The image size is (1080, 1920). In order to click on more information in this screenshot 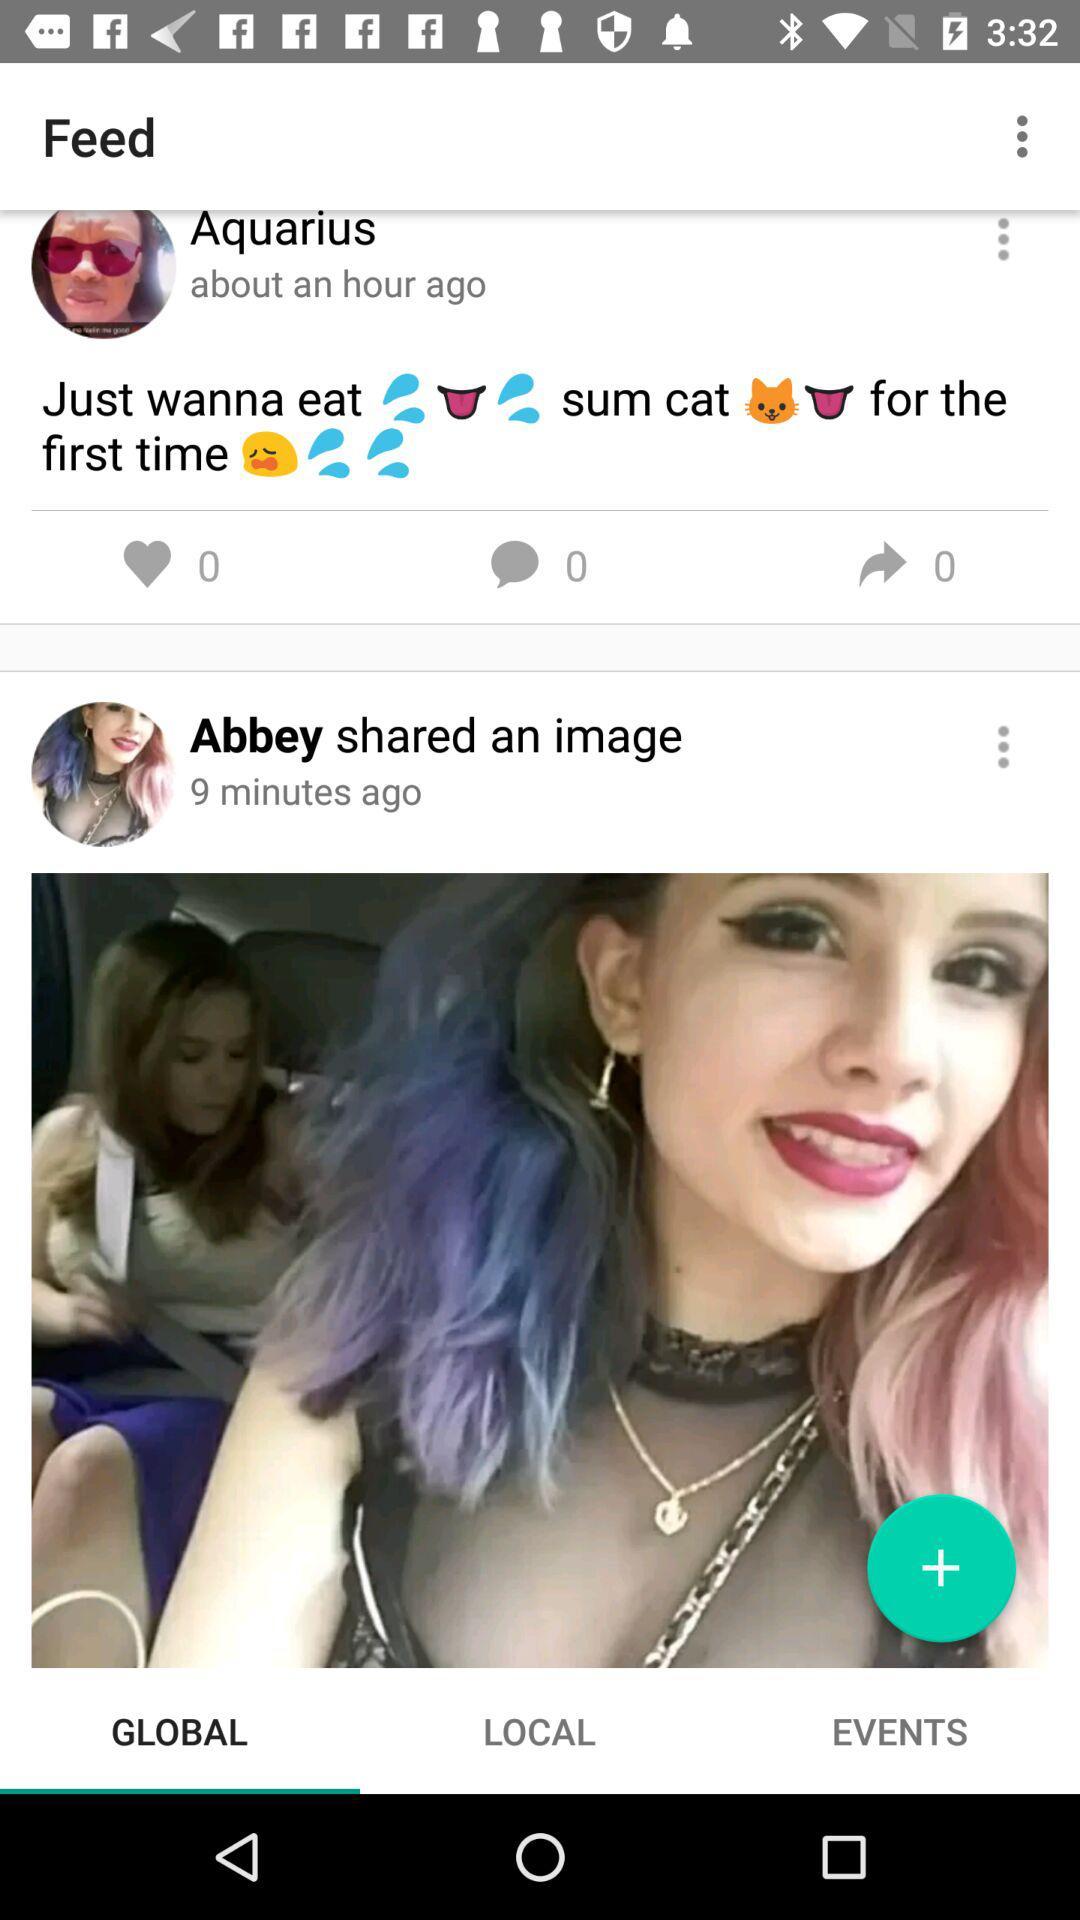, I will do `click(1003, 746)`.